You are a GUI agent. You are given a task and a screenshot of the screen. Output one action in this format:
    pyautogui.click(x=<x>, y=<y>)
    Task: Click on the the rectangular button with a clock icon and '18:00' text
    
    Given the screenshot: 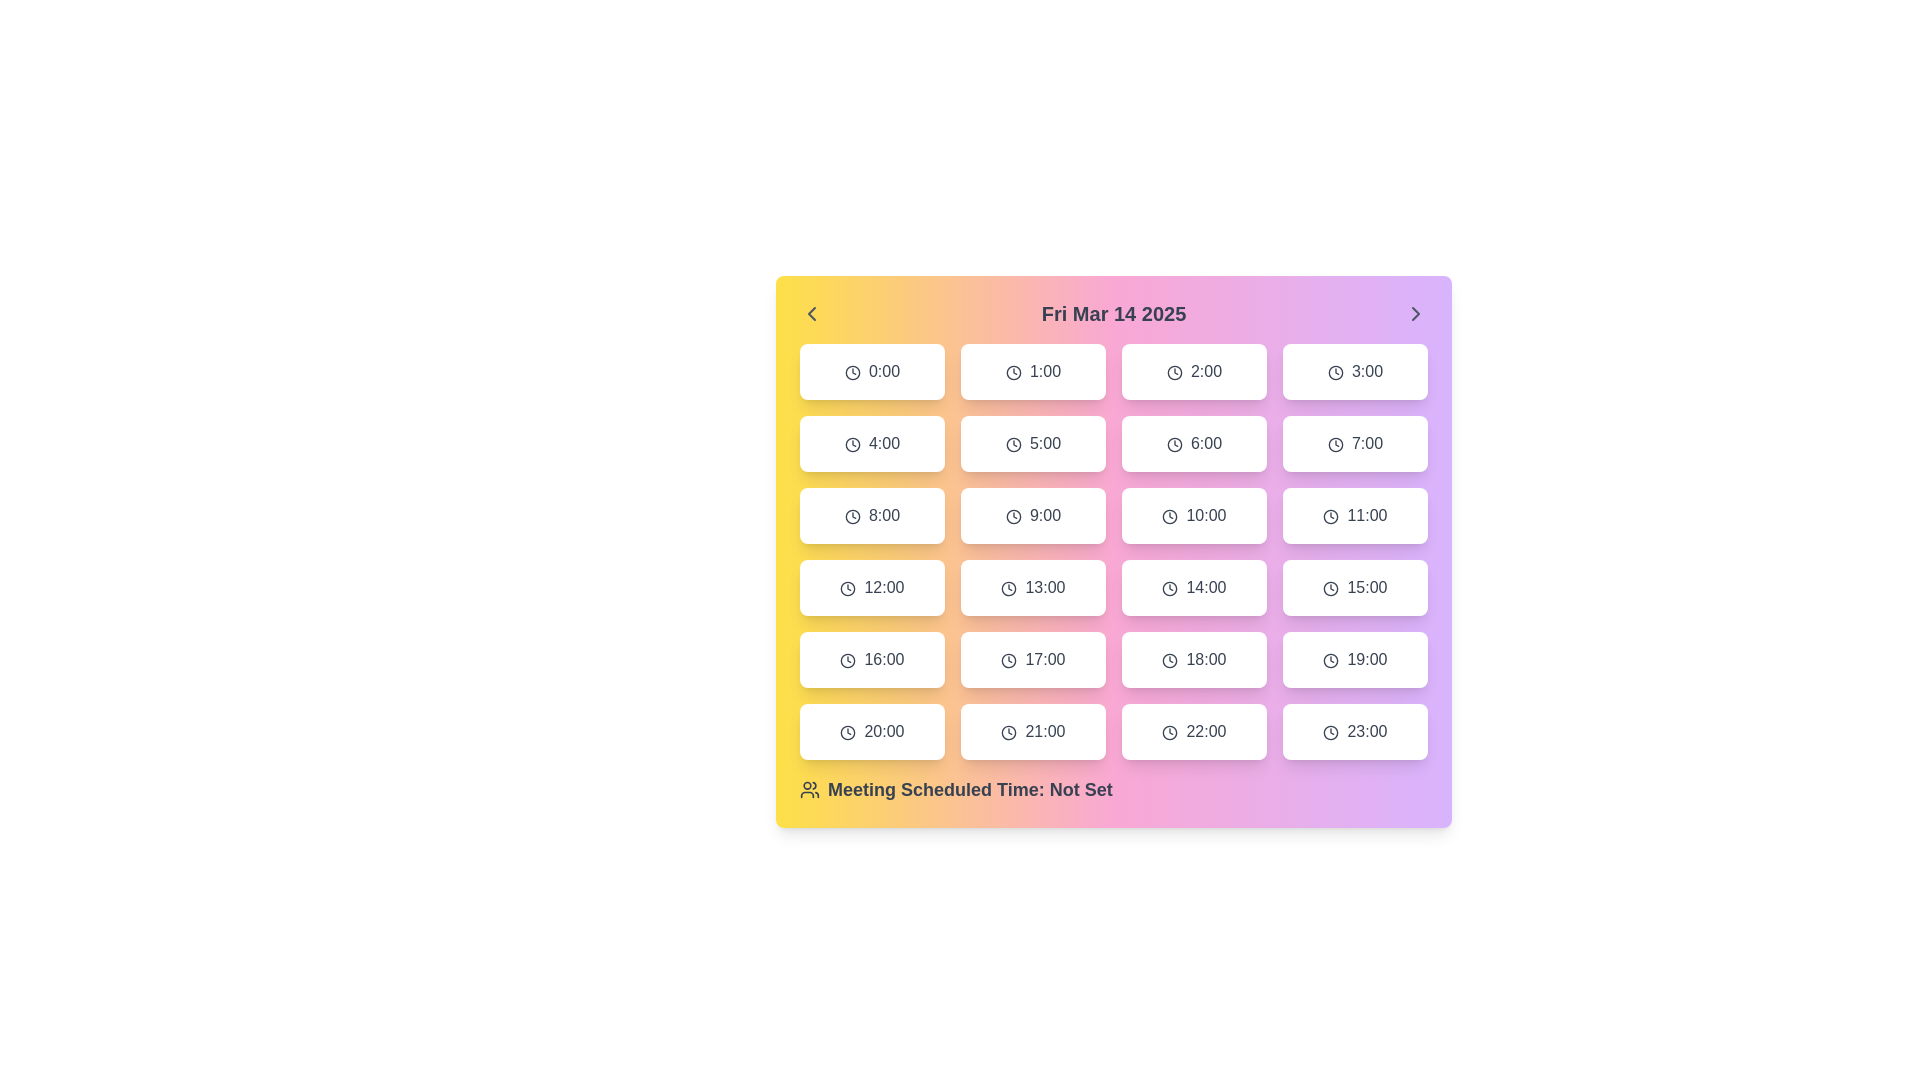 What is the action you would take?
    pyautogui.click(x=1194, y=659)
    